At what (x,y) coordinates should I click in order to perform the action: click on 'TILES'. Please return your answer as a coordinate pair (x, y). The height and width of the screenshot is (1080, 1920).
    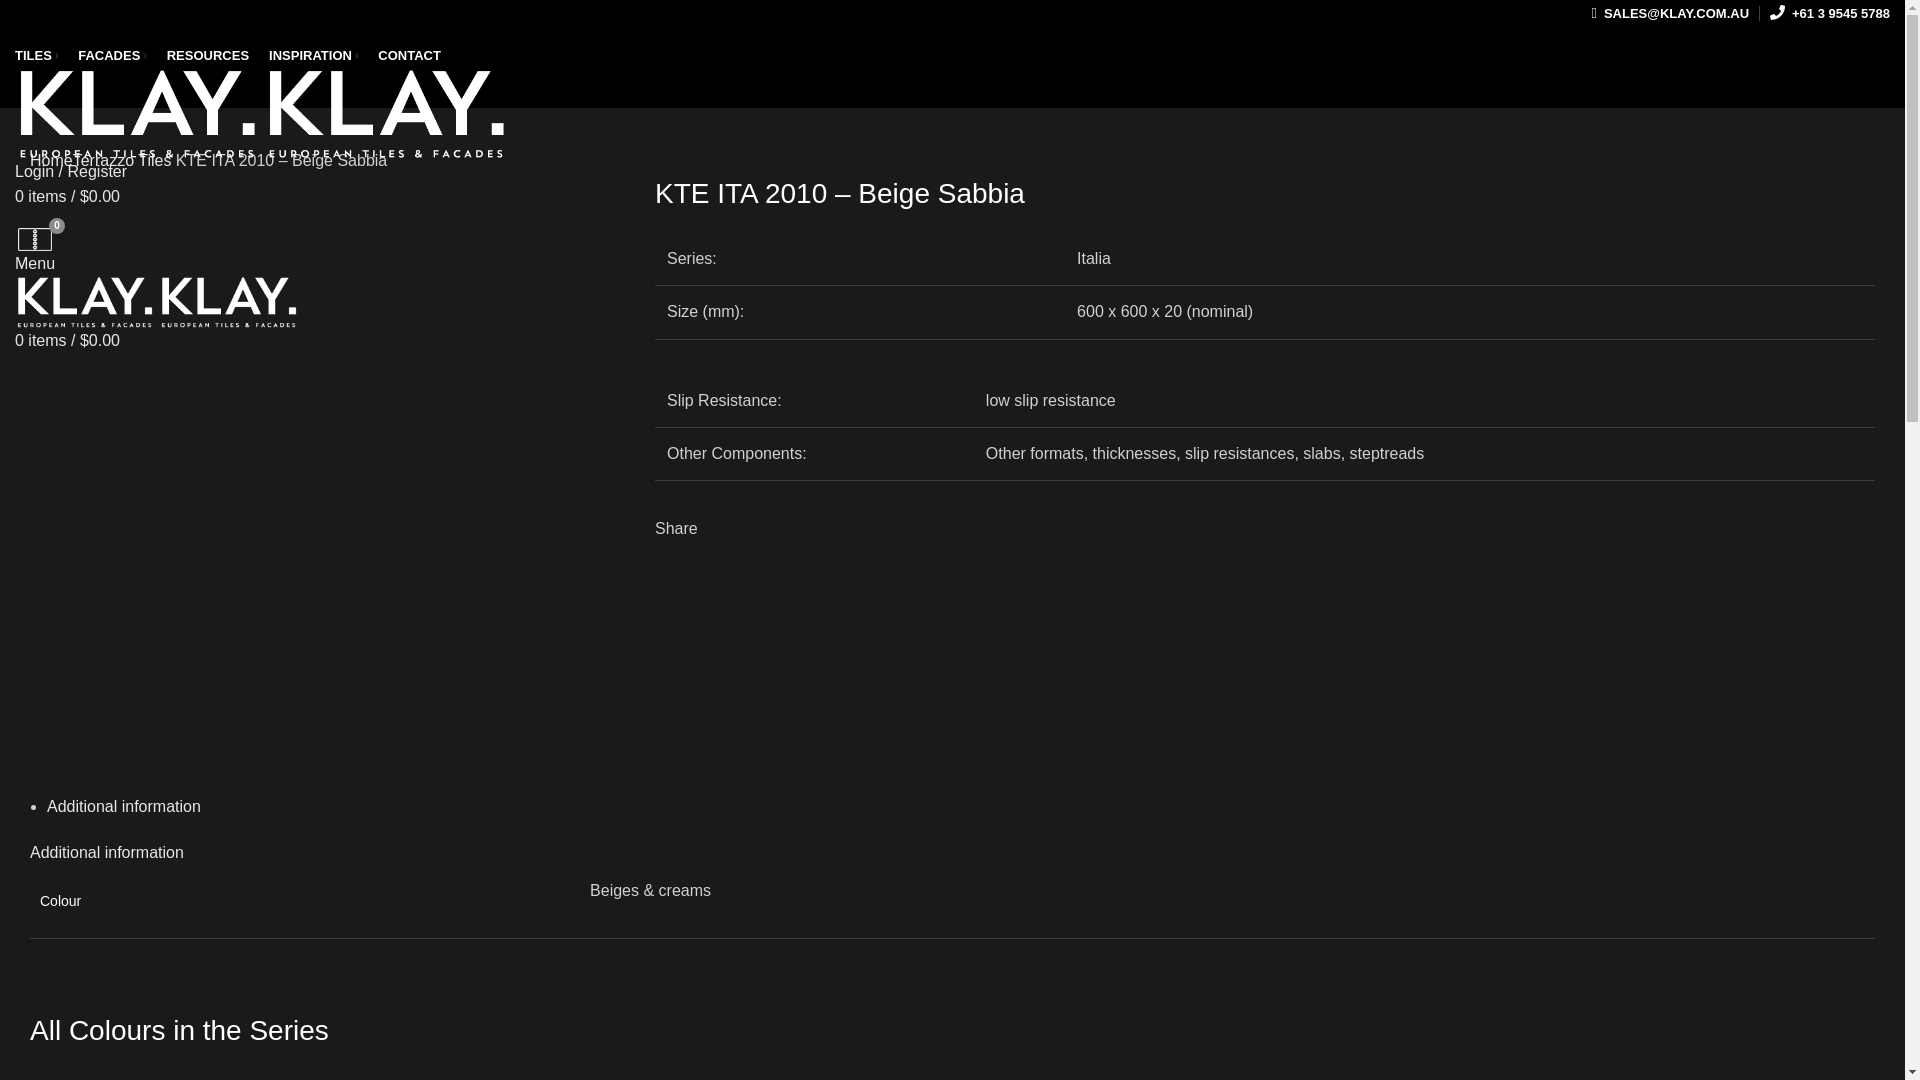
    Looking at the image, I should click on (36, 55).